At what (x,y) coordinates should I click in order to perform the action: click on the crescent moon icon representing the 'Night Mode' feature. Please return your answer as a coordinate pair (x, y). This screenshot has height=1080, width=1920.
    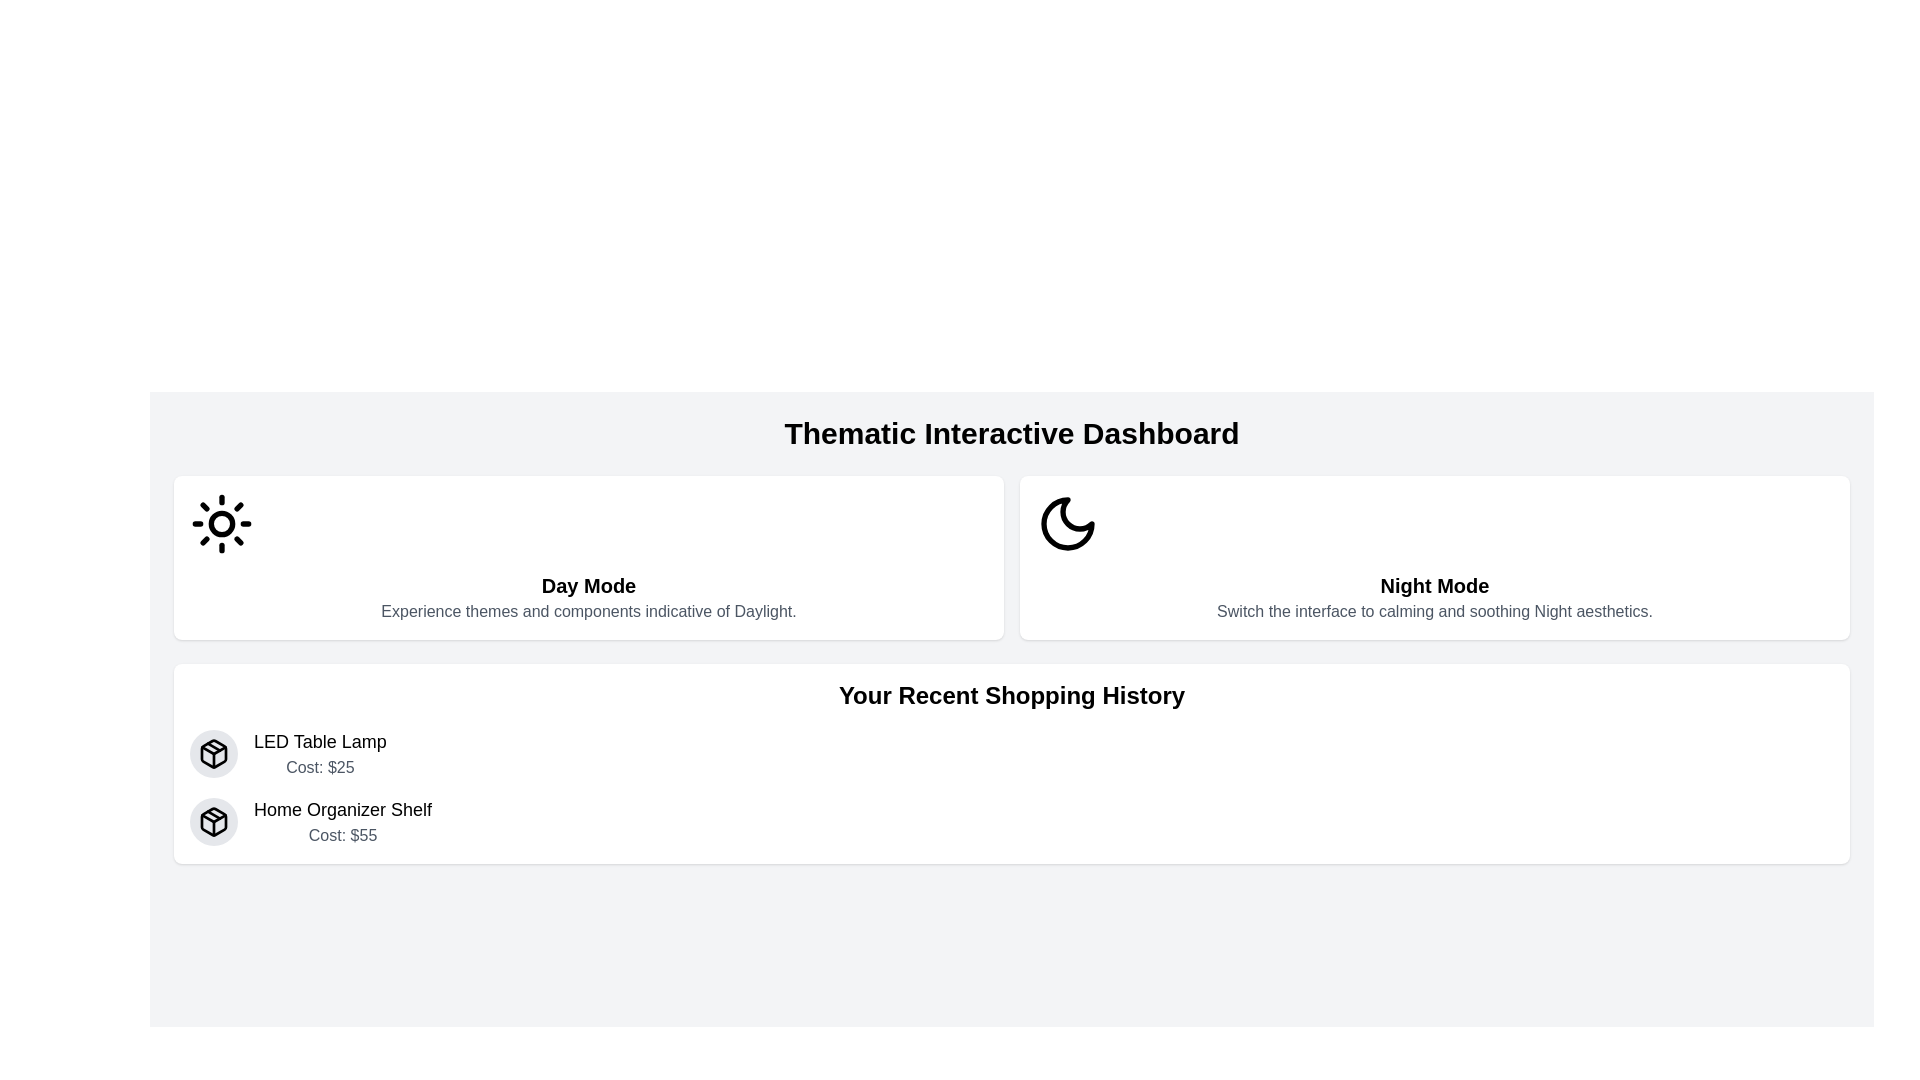
    Looking at the image, I should click on (1067, 523).